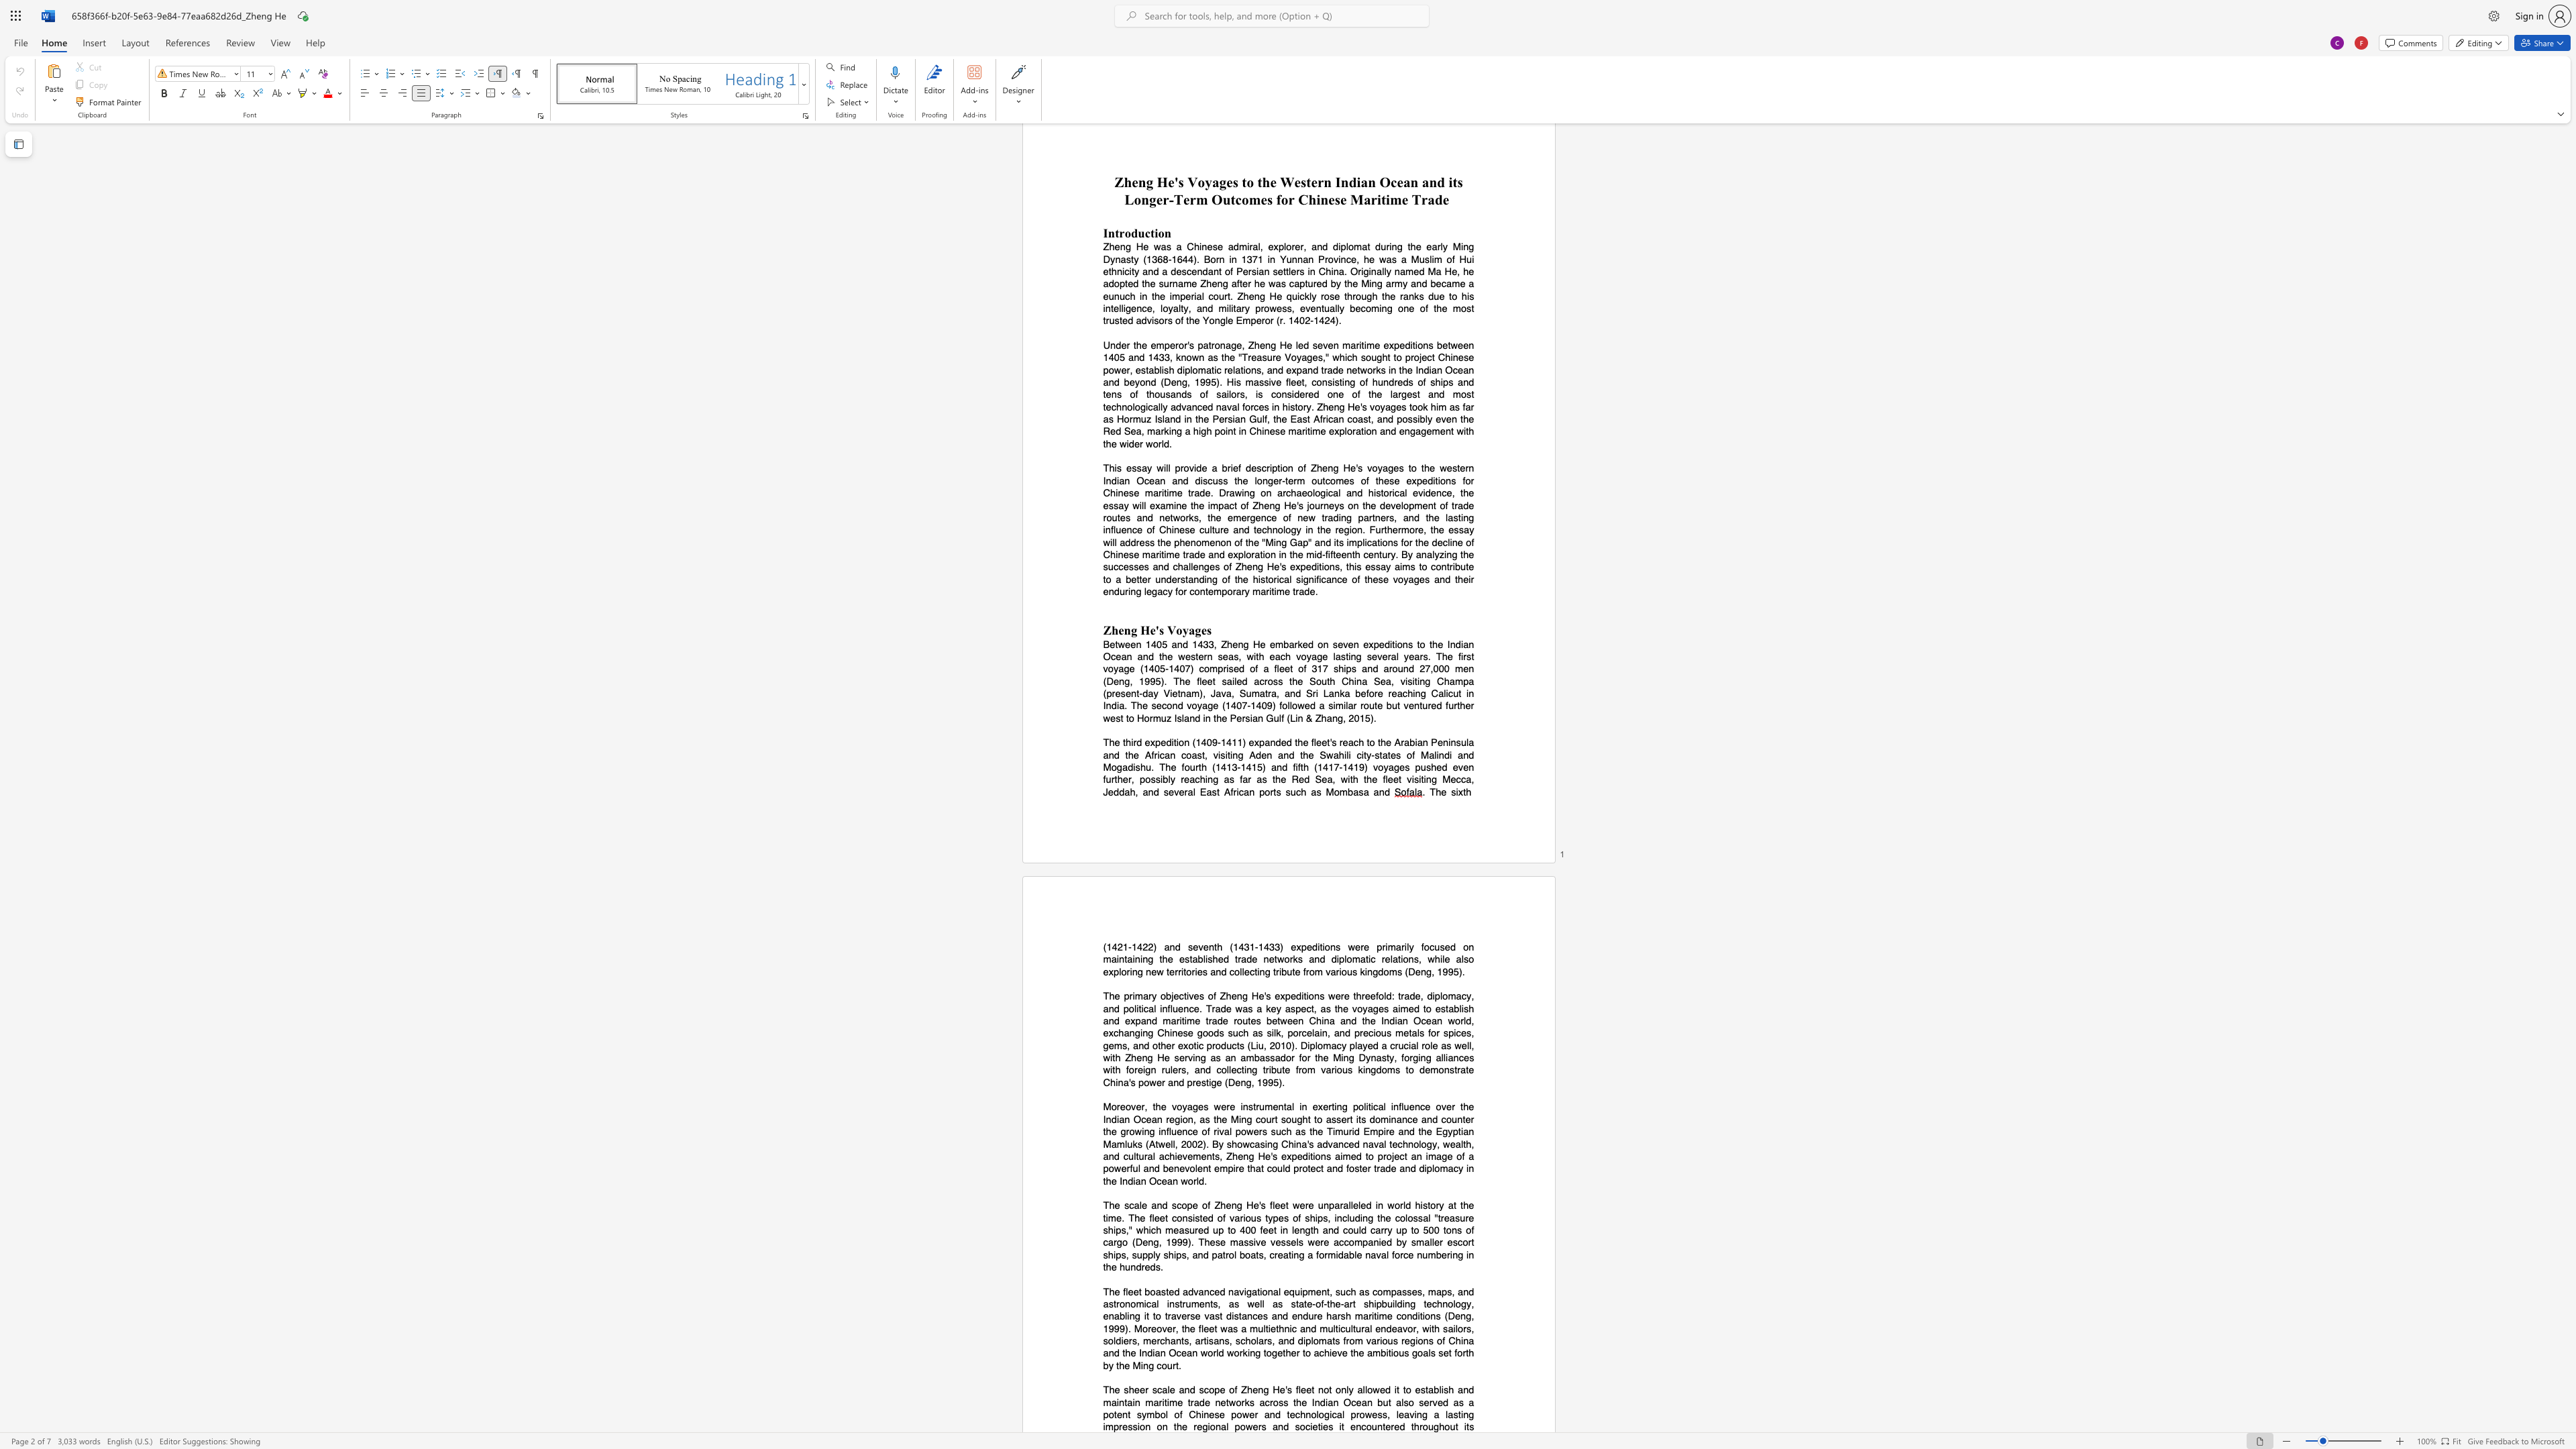 The image size is (2576, 1449). I want to click on the space between the continuous character "i" and "n" in the text, so click(1462, 1413).